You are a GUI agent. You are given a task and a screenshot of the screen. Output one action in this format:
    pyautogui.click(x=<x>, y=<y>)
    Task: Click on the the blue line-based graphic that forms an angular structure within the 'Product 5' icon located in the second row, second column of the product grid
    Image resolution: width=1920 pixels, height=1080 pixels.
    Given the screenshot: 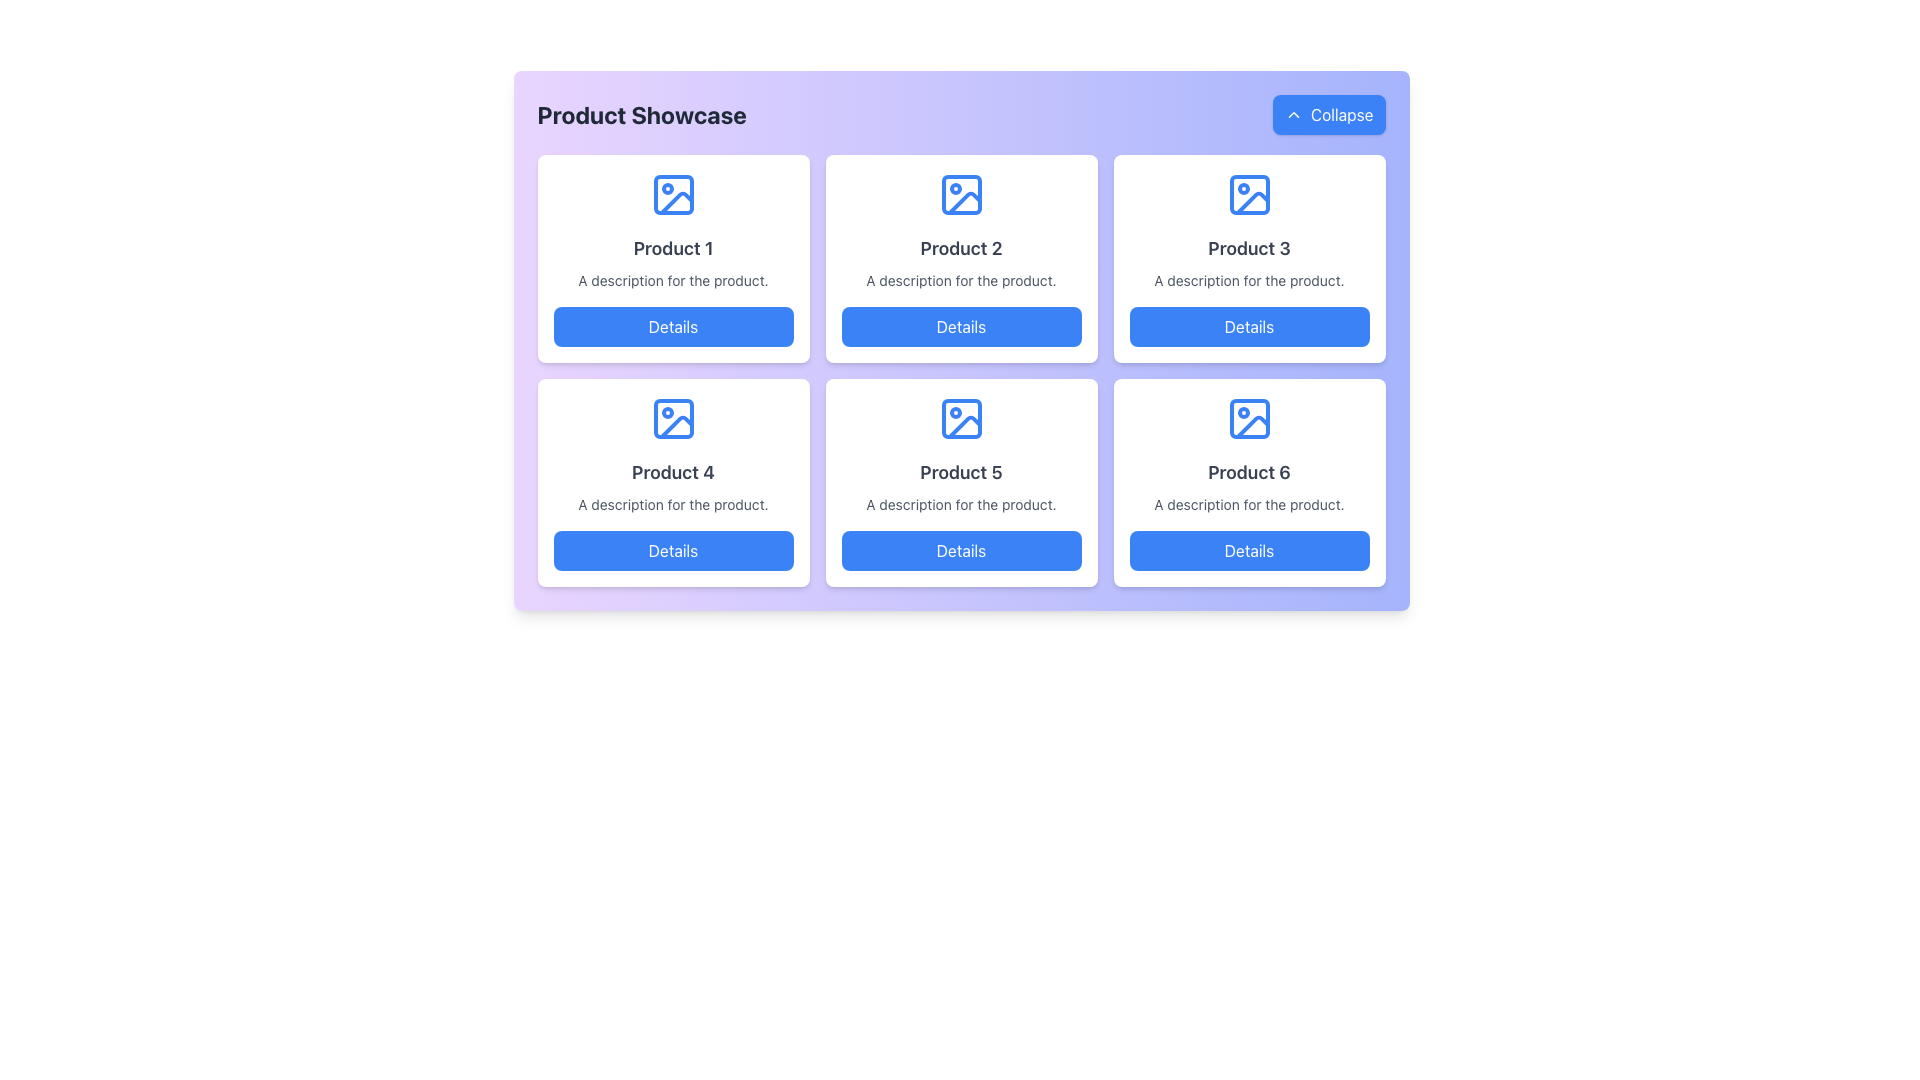 What is the action you would take?
    pyautogui.click(x=964, y=426)
    